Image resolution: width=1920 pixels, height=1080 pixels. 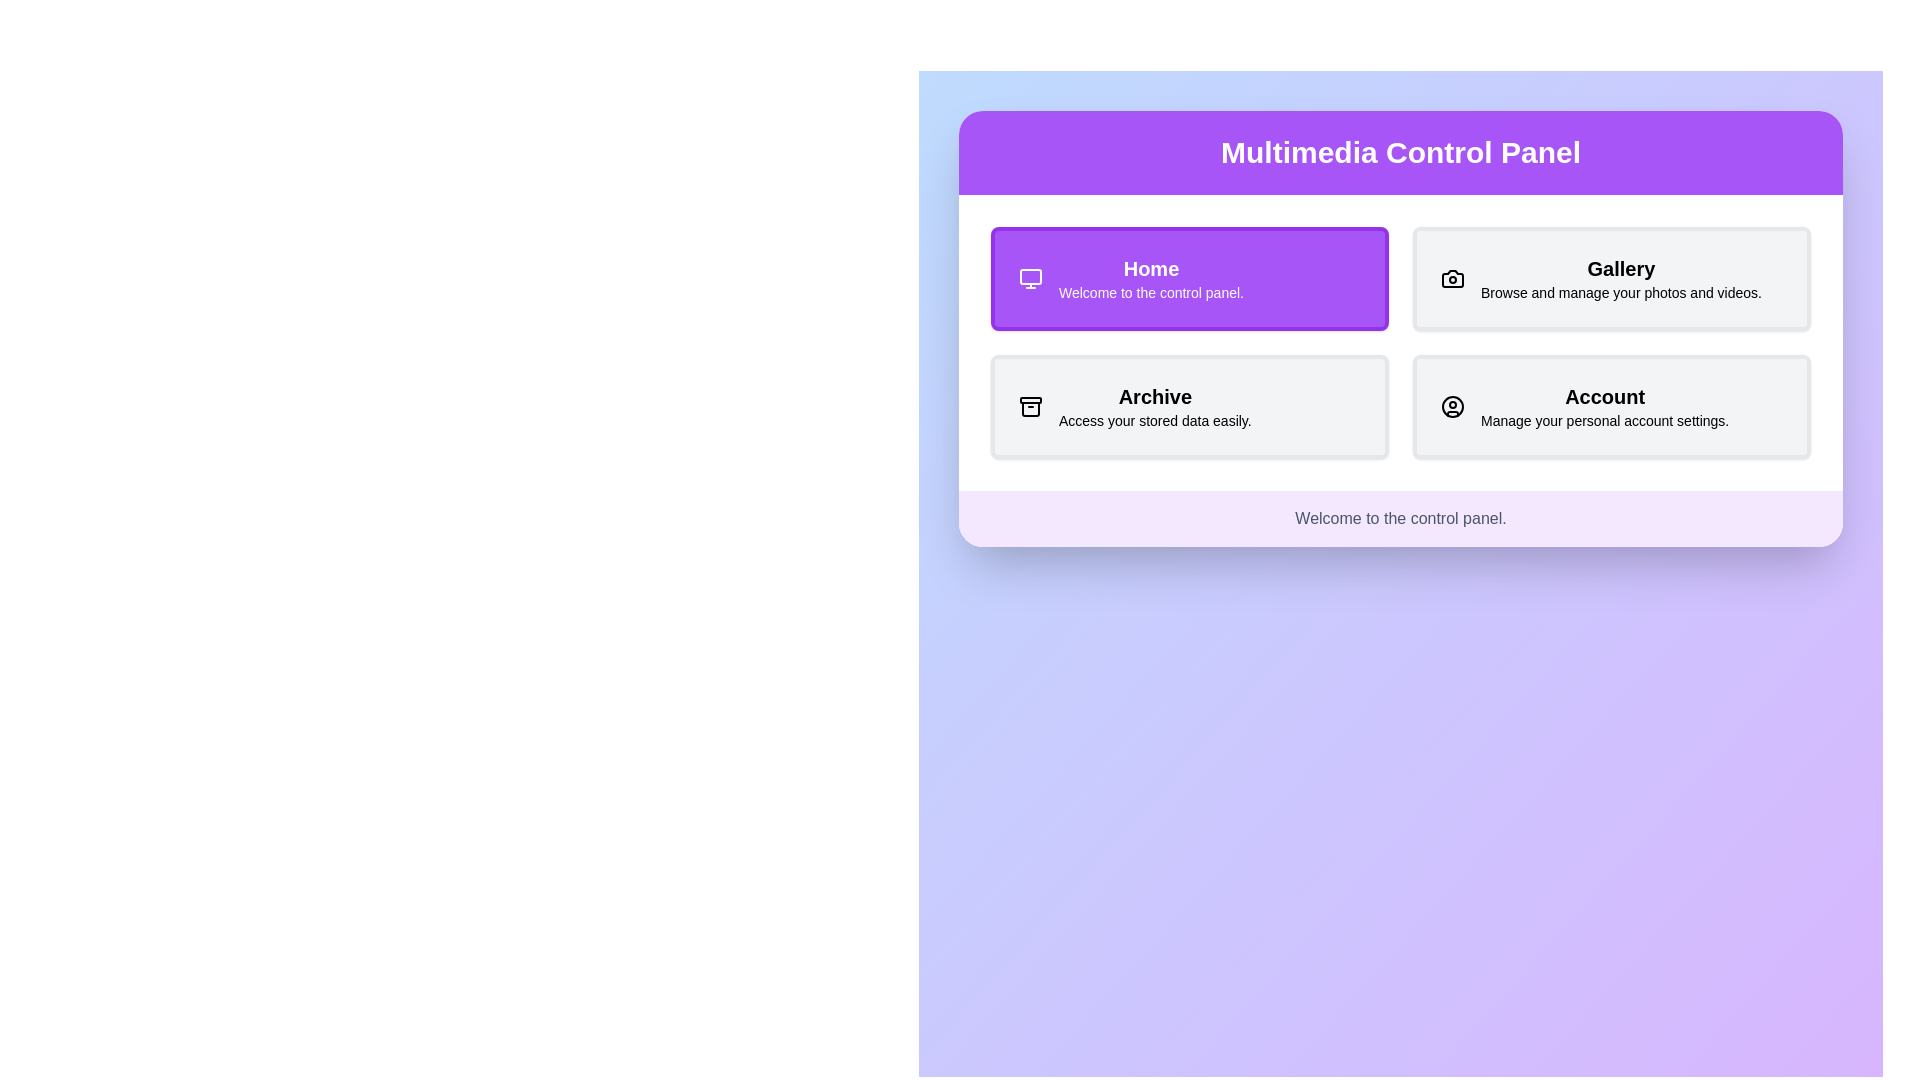 I want to click on the Archive section by clicking its button, so click(x=1190, y=406).